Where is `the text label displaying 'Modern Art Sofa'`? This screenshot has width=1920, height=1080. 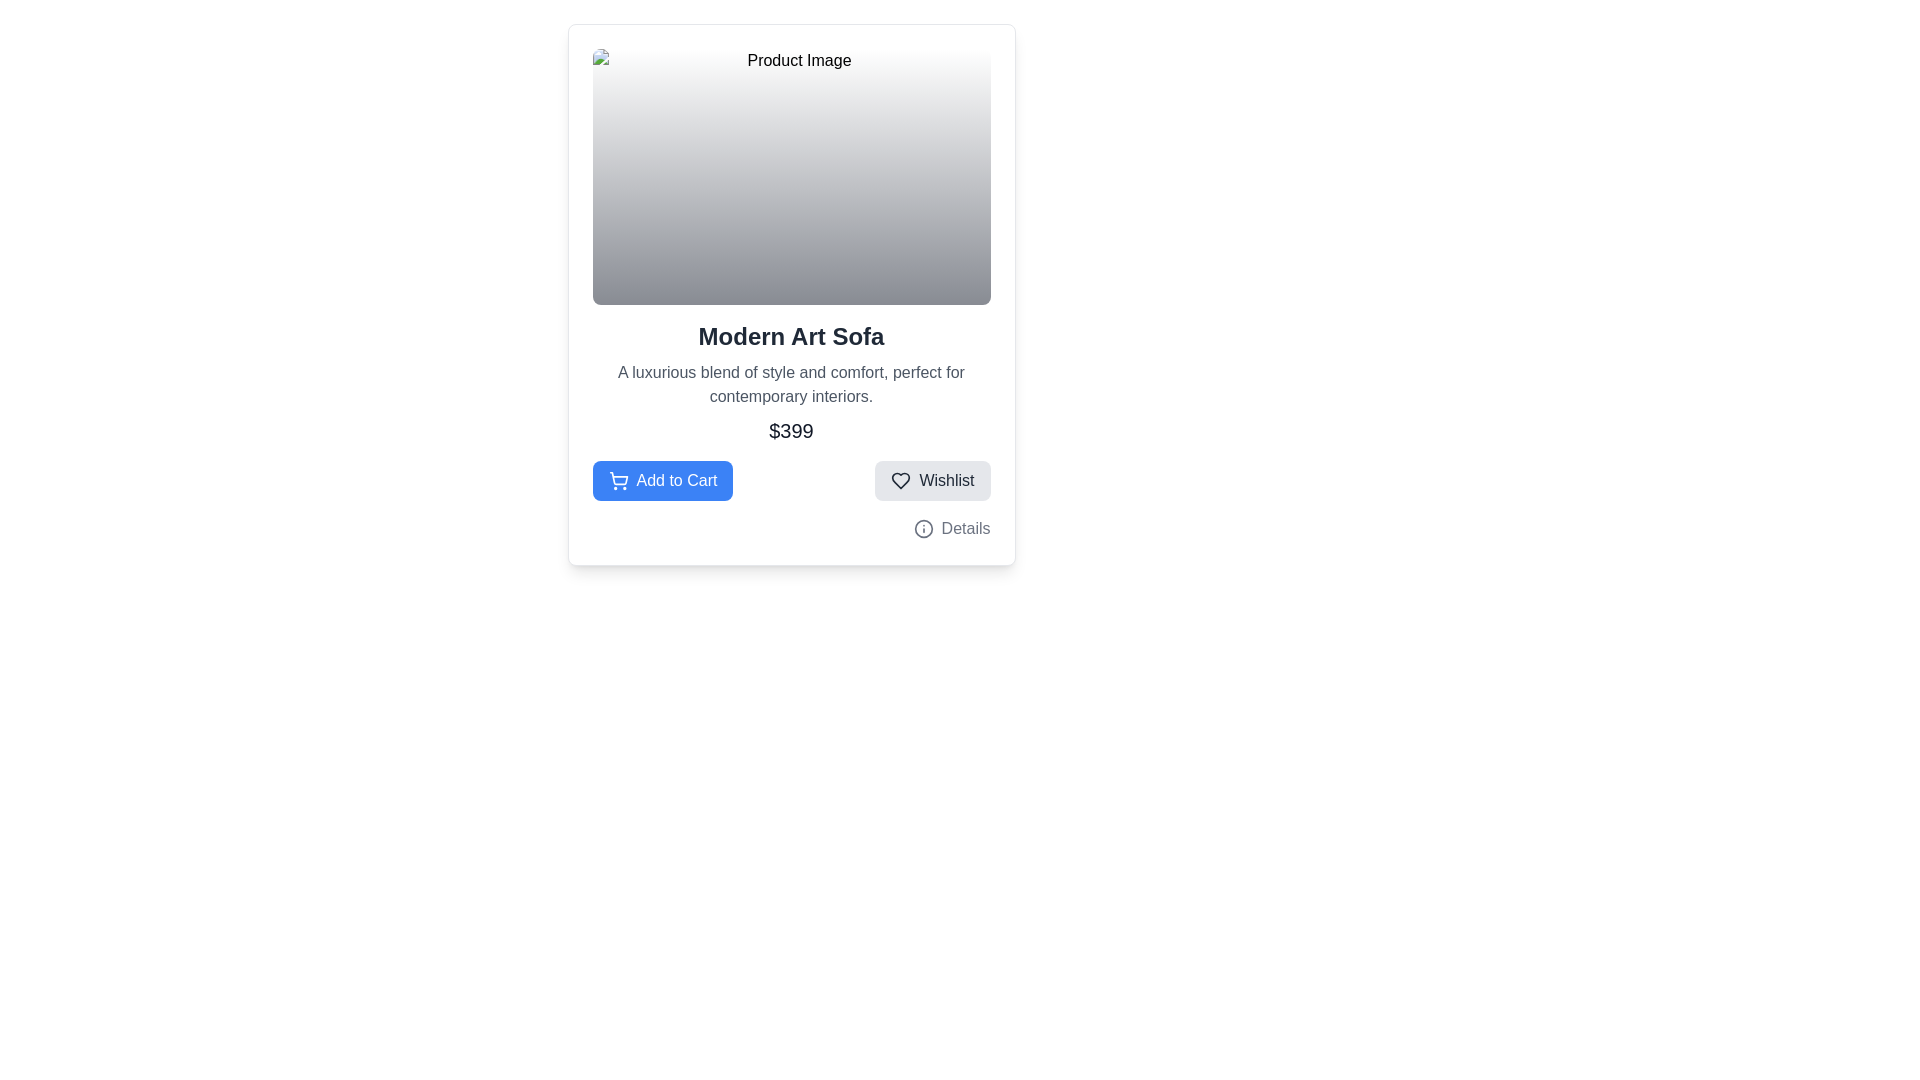
the text label displaying 'Modern Art Sofa' is located at coordinates (790, 335).